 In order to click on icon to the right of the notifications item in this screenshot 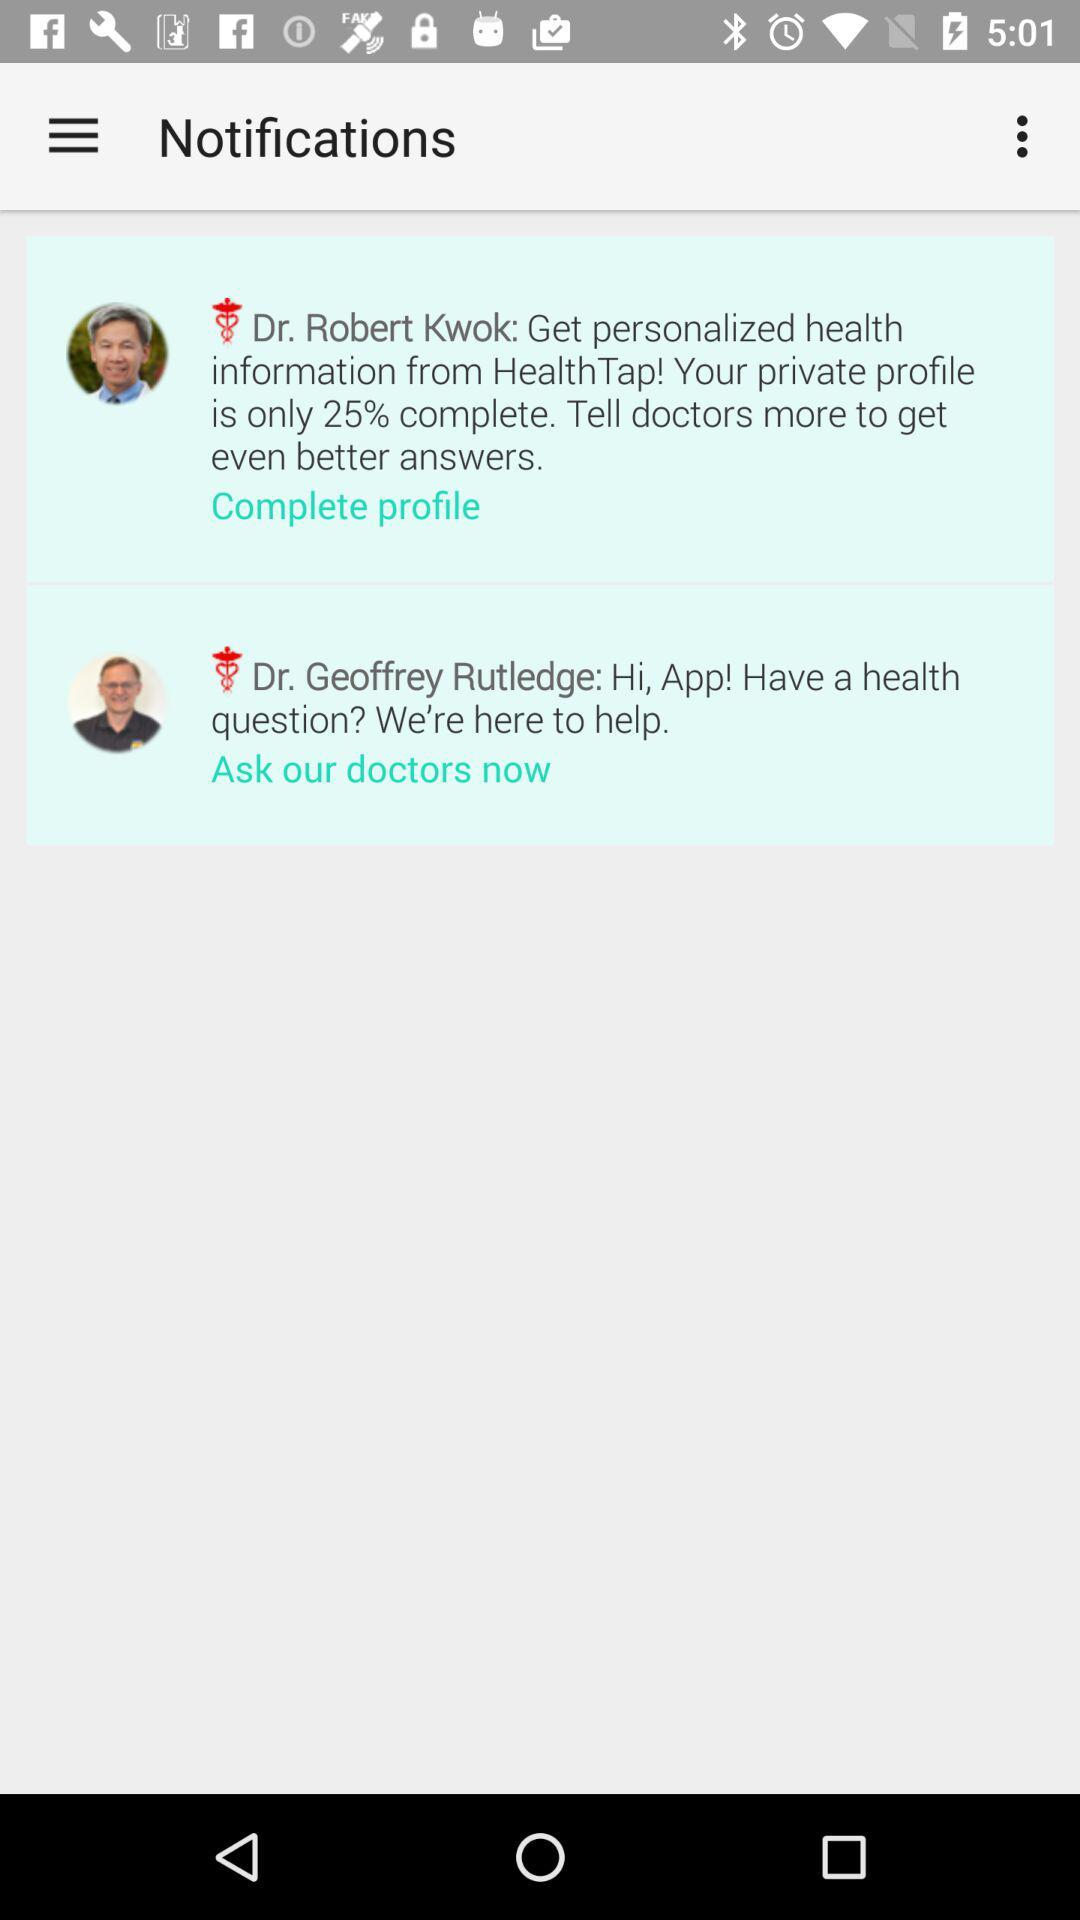, I will do `click(1027, 135)`.